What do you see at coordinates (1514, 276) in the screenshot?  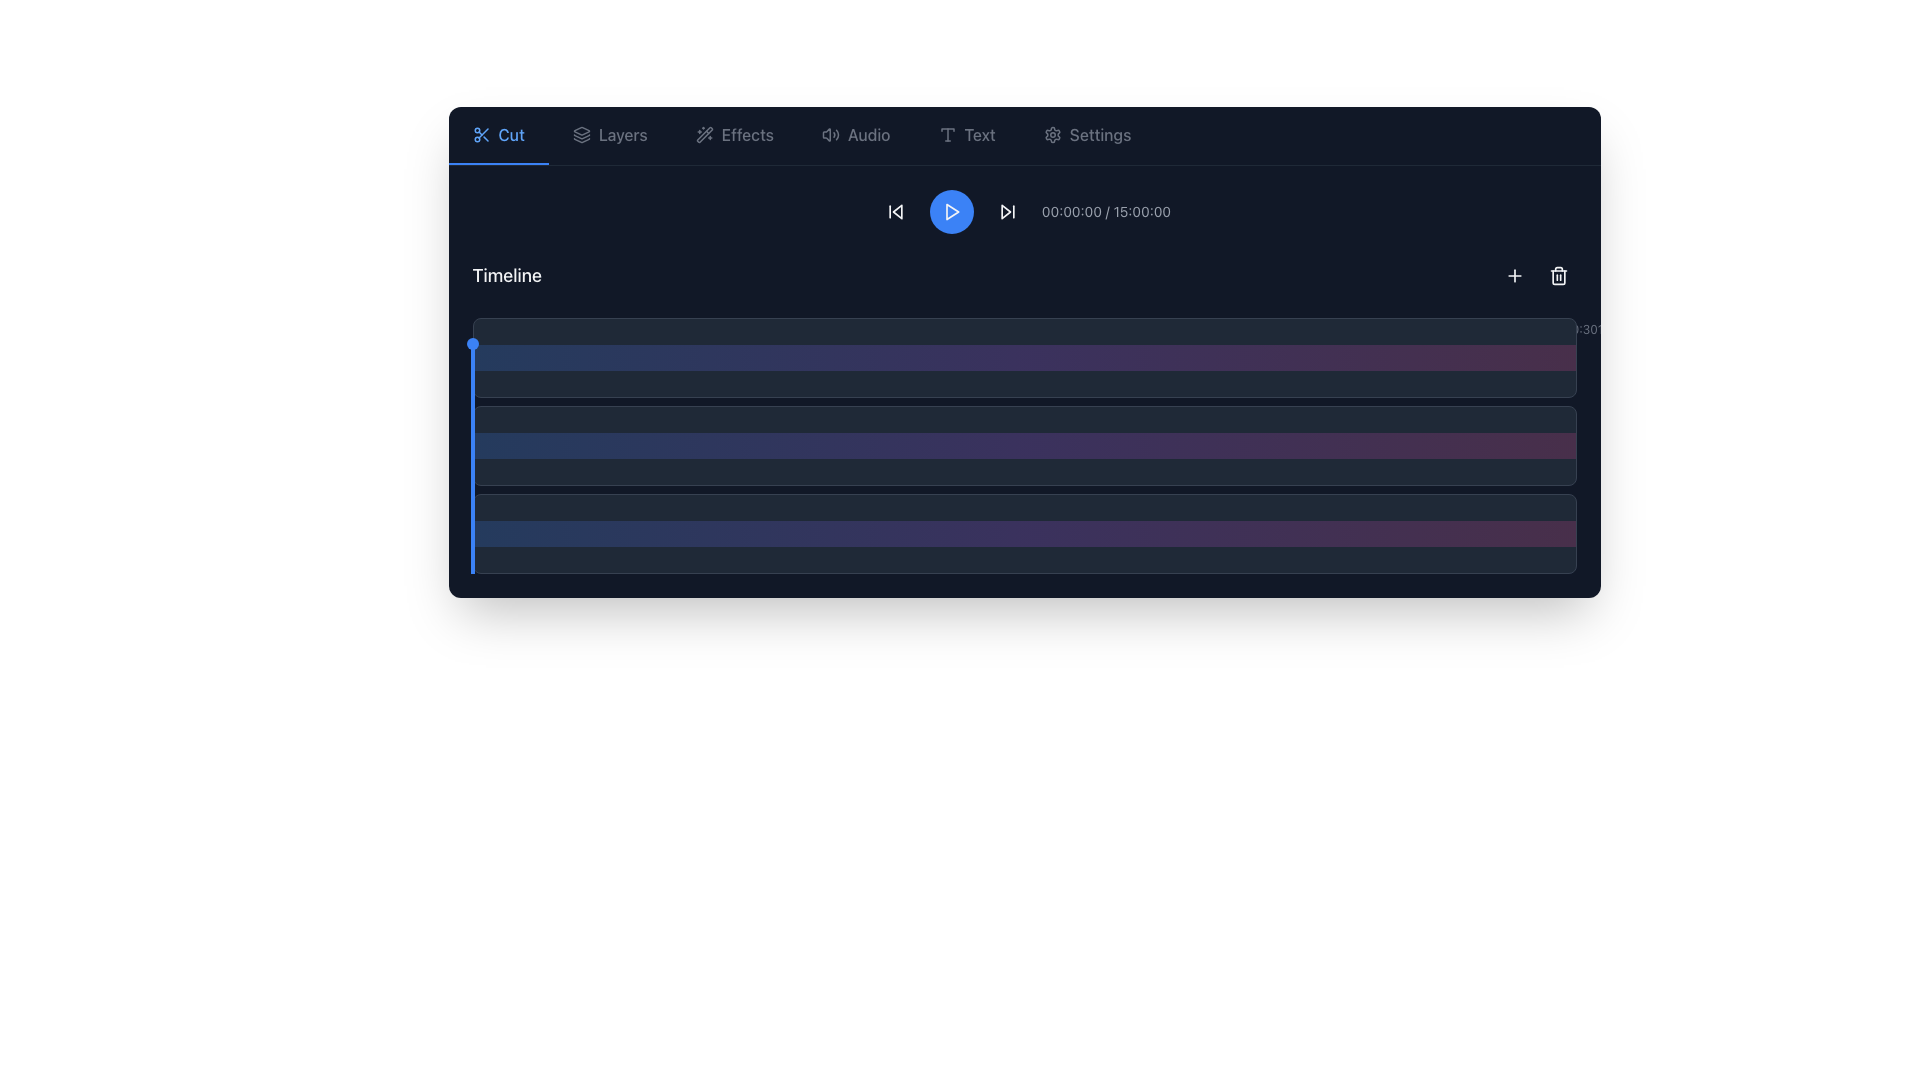 I see `the add button located in the upper-right corner of the dark interface block` at bounding box center [1514, 276].